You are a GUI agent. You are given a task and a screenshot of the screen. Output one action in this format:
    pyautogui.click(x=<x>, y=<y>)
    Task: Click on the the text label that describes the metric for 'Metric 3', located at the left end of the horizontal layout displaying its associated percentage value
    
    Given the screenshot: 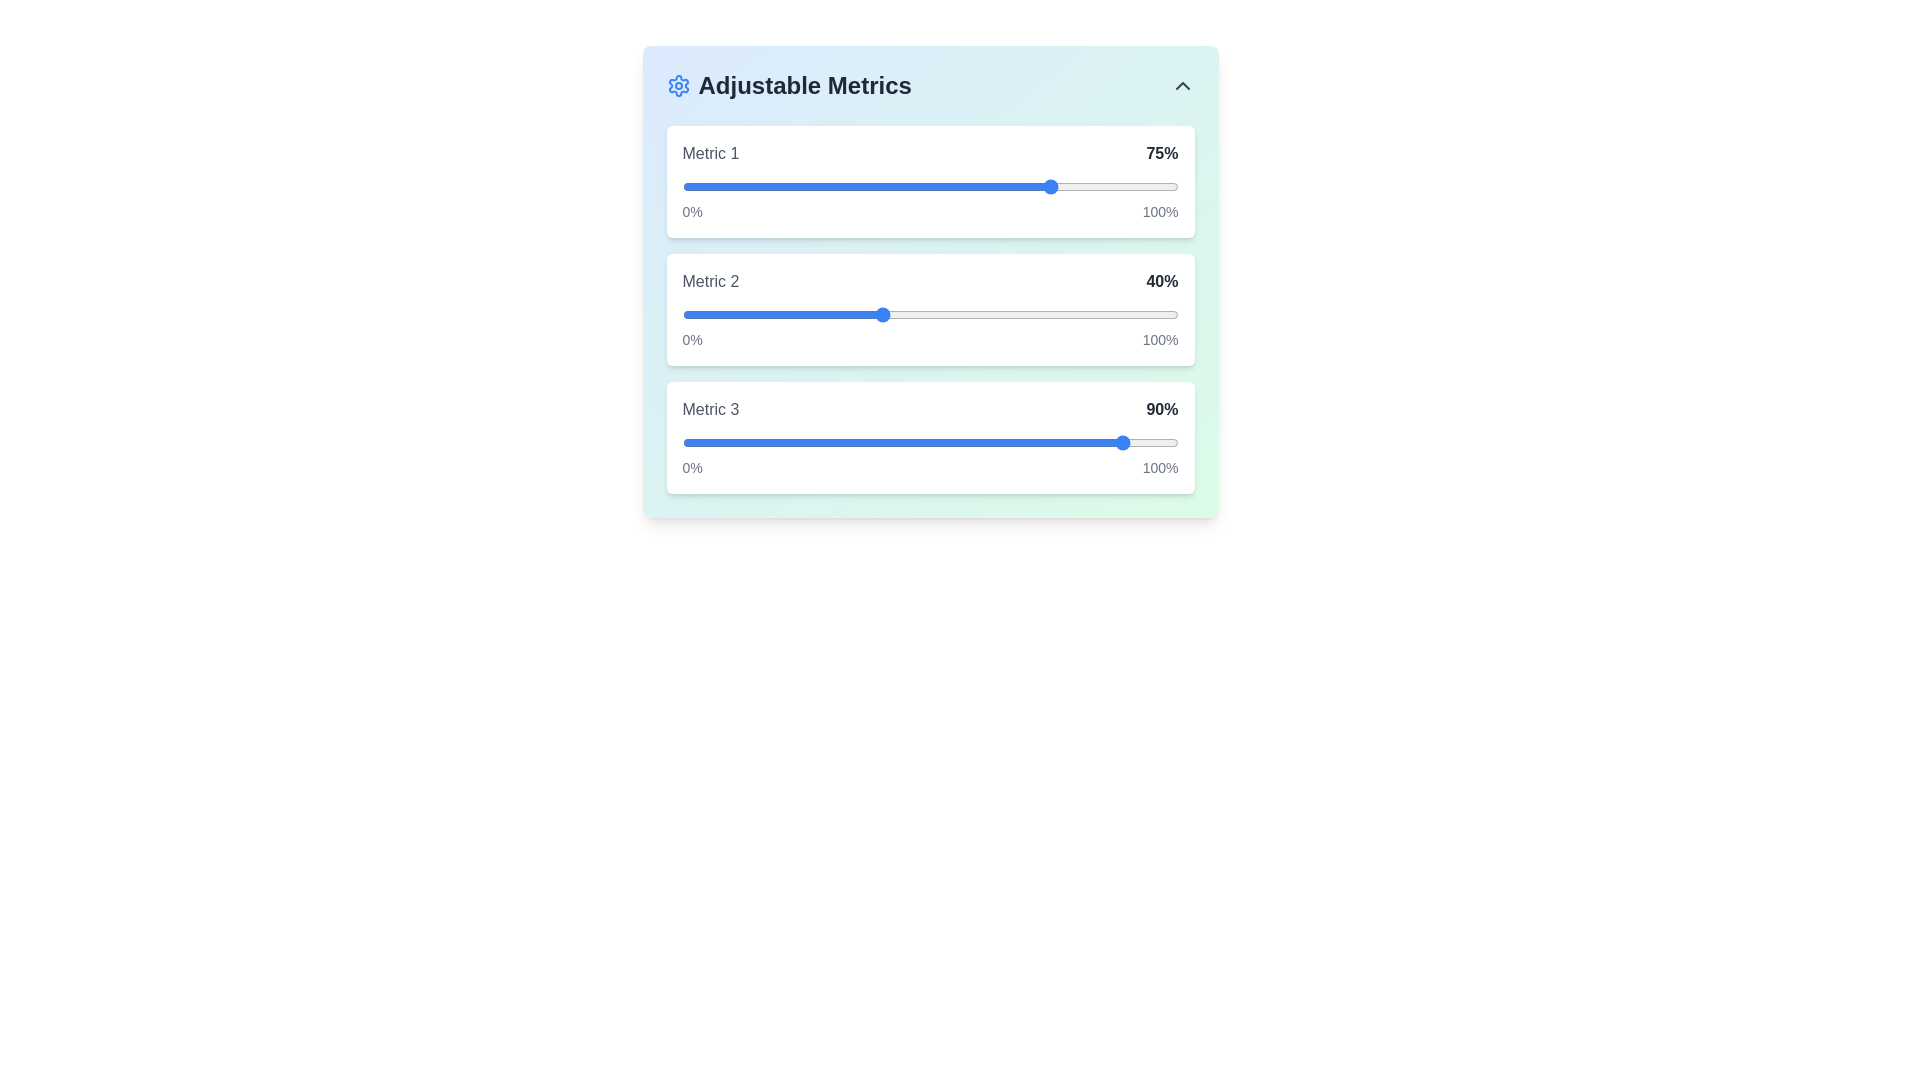 What is the action you would take?
    pyautogui.click(x=710, y=408)
    